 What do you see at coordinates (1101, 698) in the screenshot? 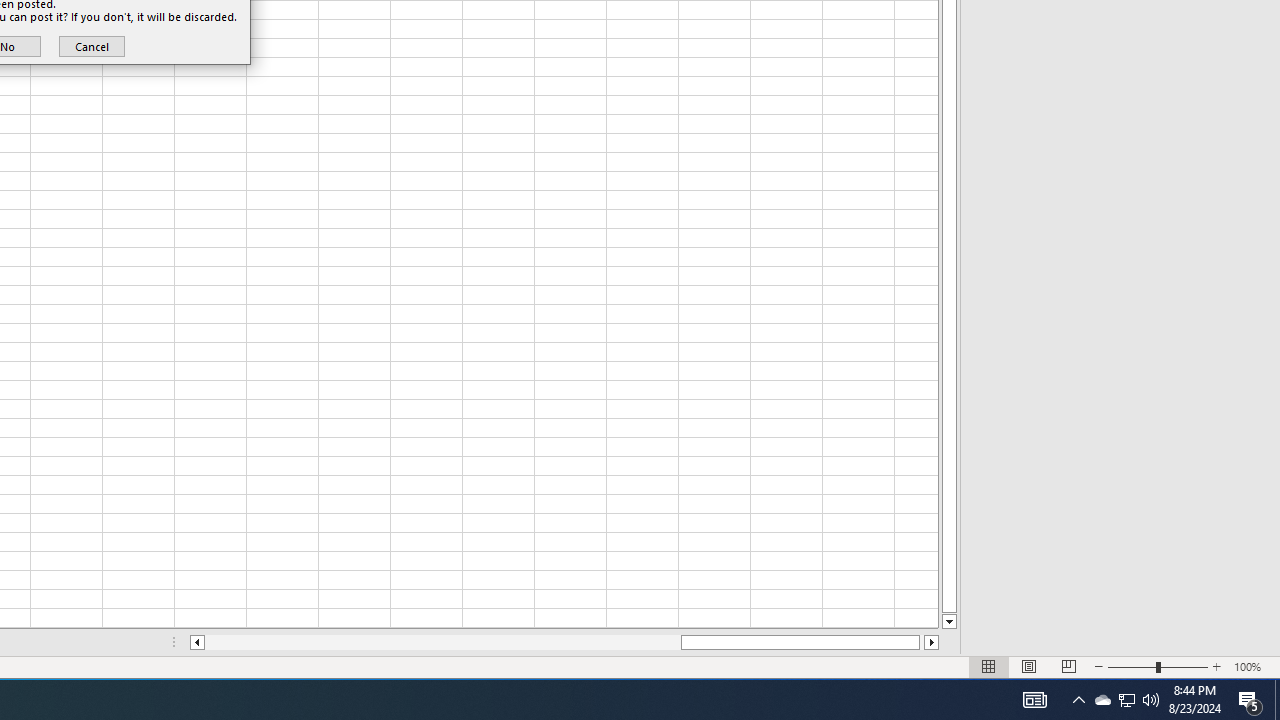
I see `'Notification Chevron'` at bounding box center [1101, 698].